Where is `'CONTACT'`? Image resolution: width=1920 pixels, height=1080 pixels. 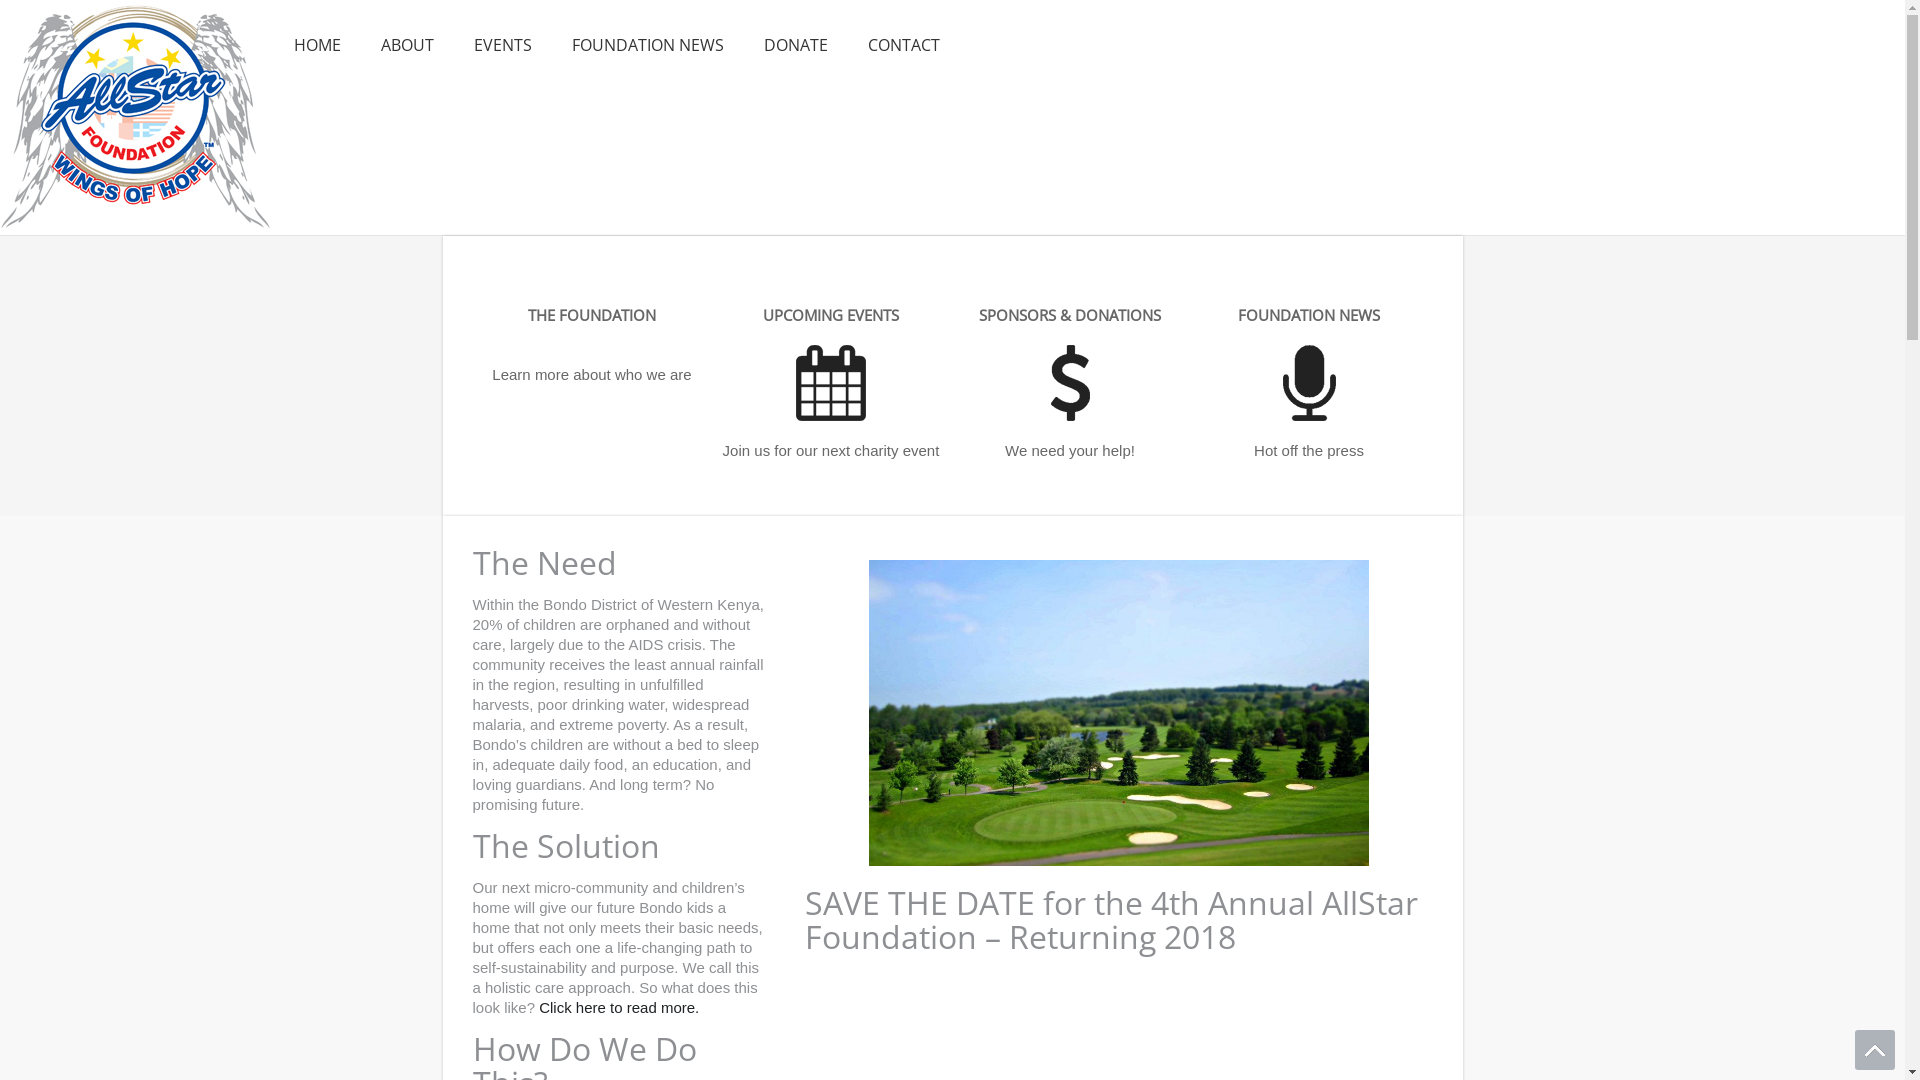 'CONTACT' is located at coordinates (902, 45).